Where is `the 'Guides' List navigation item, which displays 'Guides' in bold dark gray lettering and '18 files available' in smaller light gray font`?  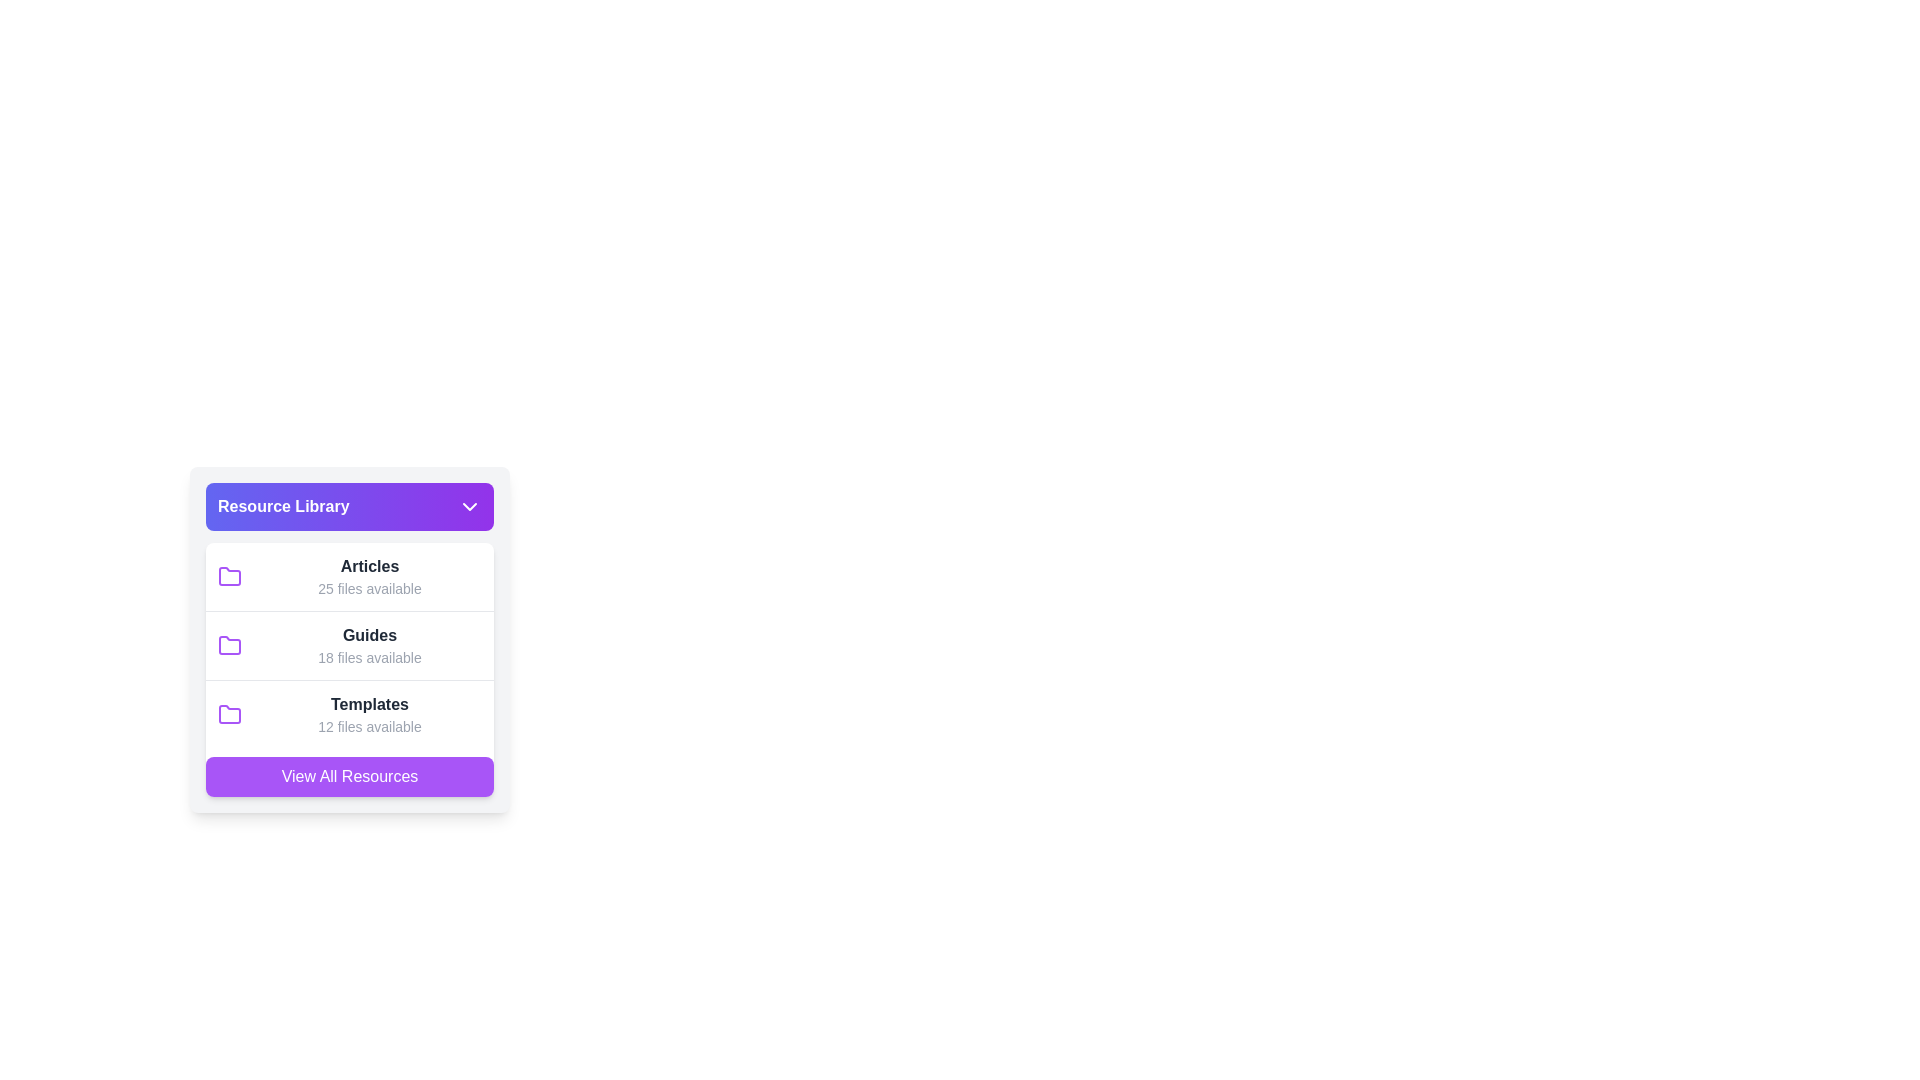
the 'Guides' List navigation item, which displays 'Guides' in bold dark gray lettering and '18 files available' in smaller light gray font is located at coordinates (369, 645).